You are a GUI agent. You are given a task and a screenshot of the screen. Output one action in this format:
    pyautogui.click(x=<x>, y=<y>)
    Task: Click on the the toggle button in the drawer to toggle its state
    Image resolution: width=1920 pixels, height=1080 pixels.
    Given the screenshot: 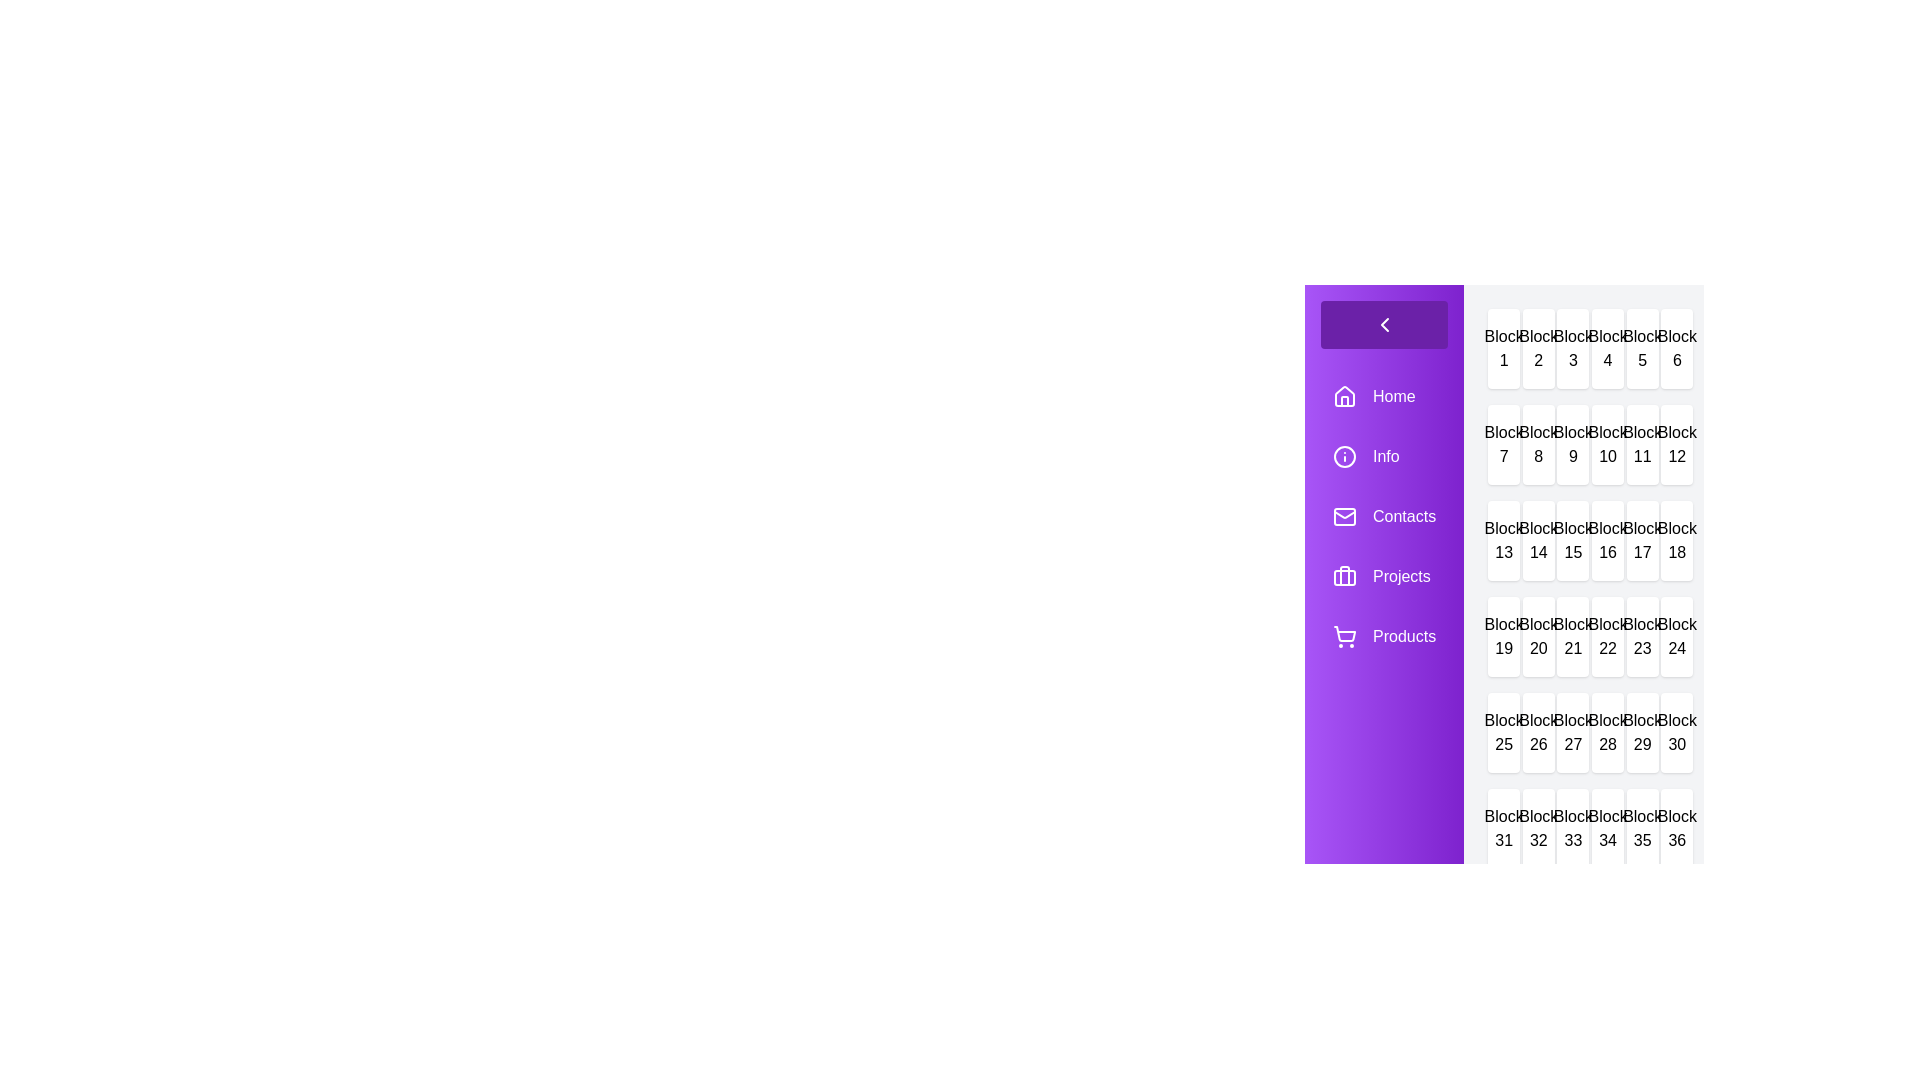 What is the action you would take?
    pyautogui.click(x=1383, y=323)
    